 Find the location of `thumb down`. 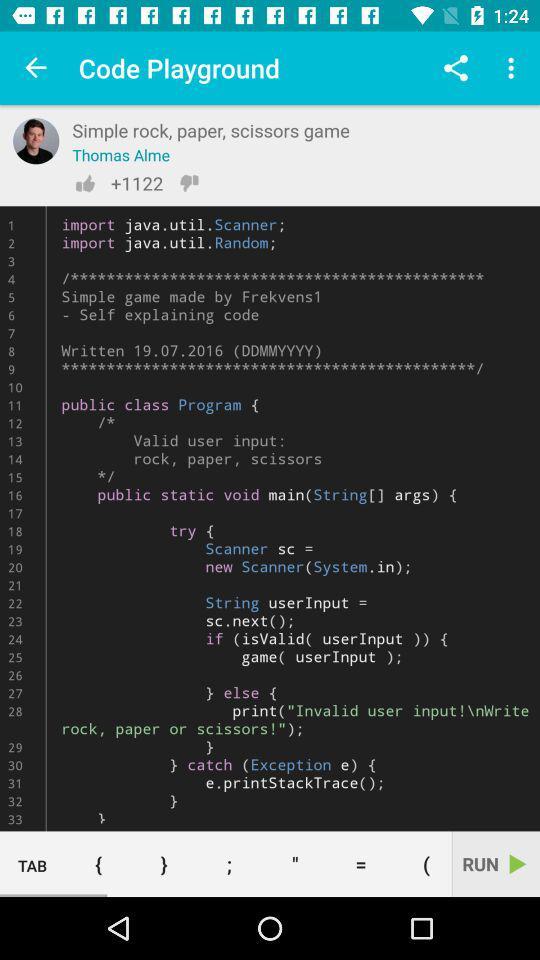

thumb down is located at coordinates (189, 183).